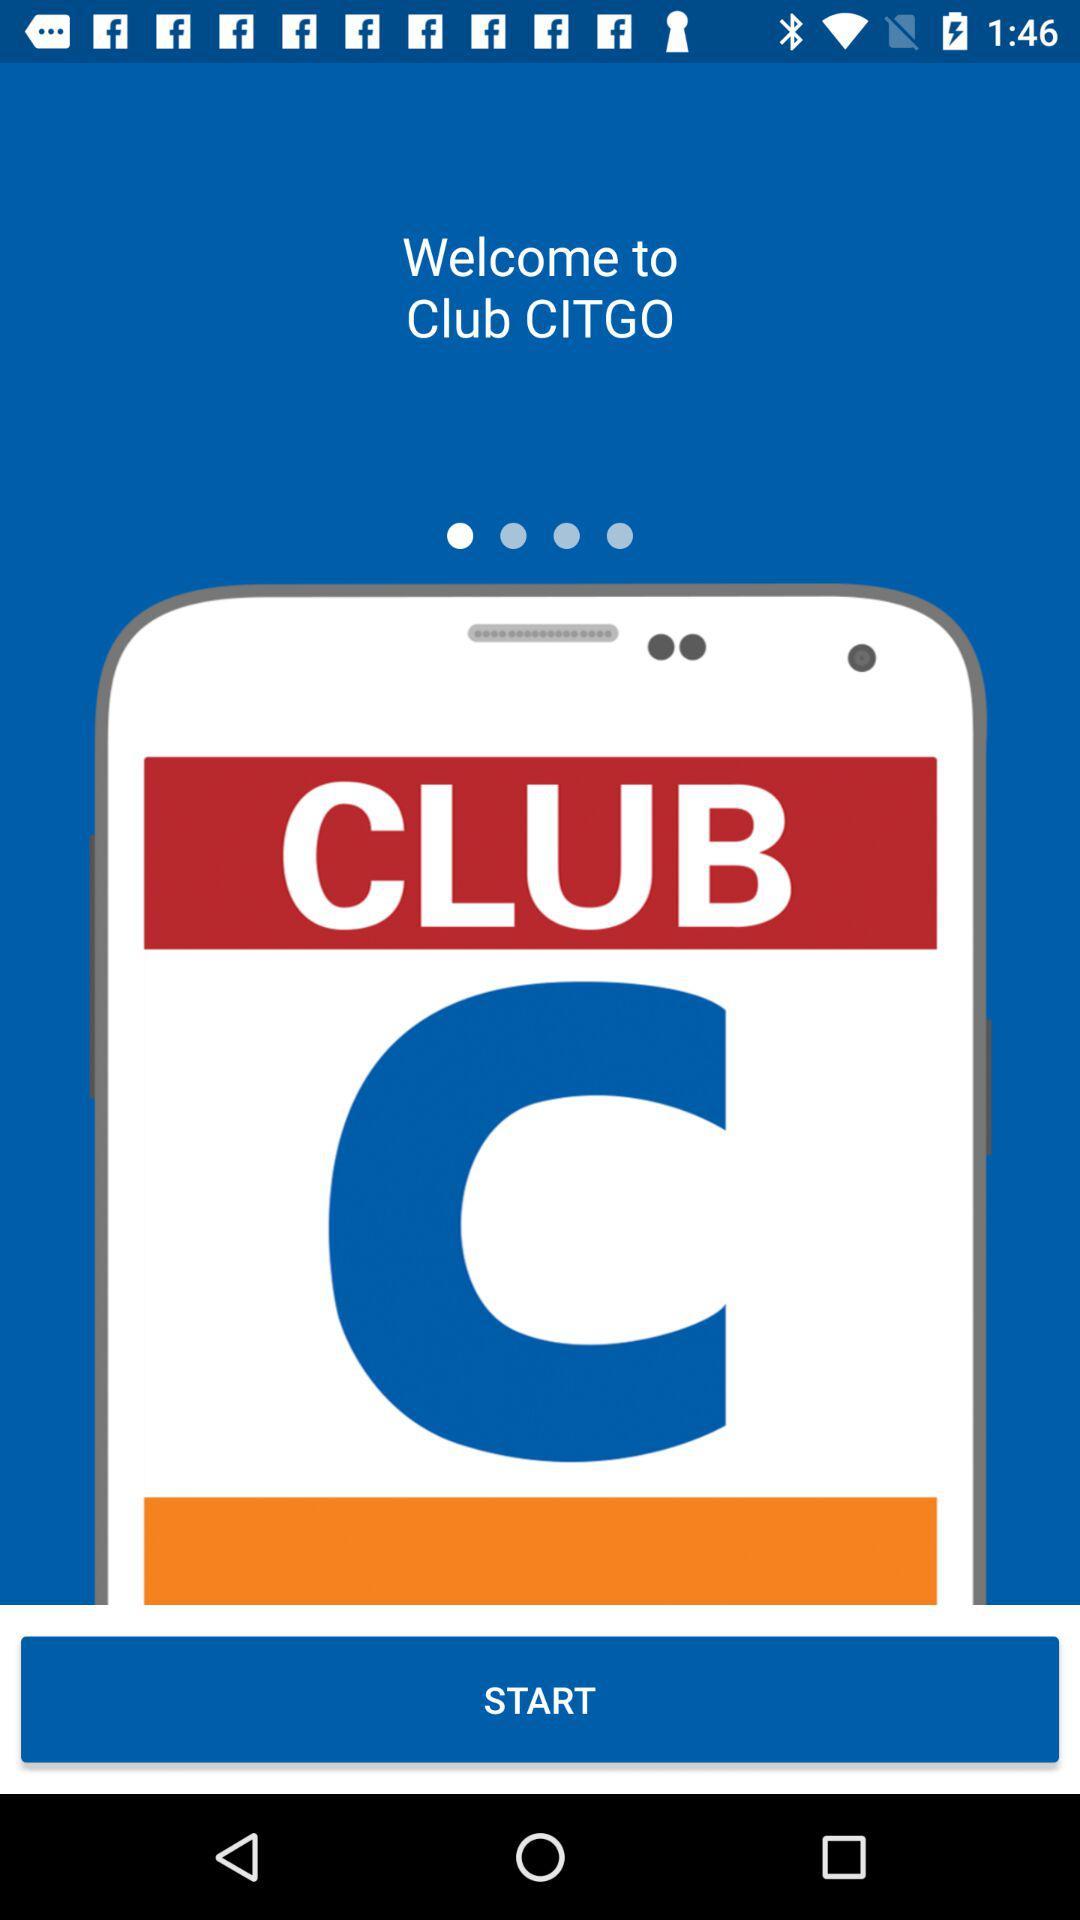 This screenshot has height=1920, width=1080. I want to click on more information, so click(566, 535).